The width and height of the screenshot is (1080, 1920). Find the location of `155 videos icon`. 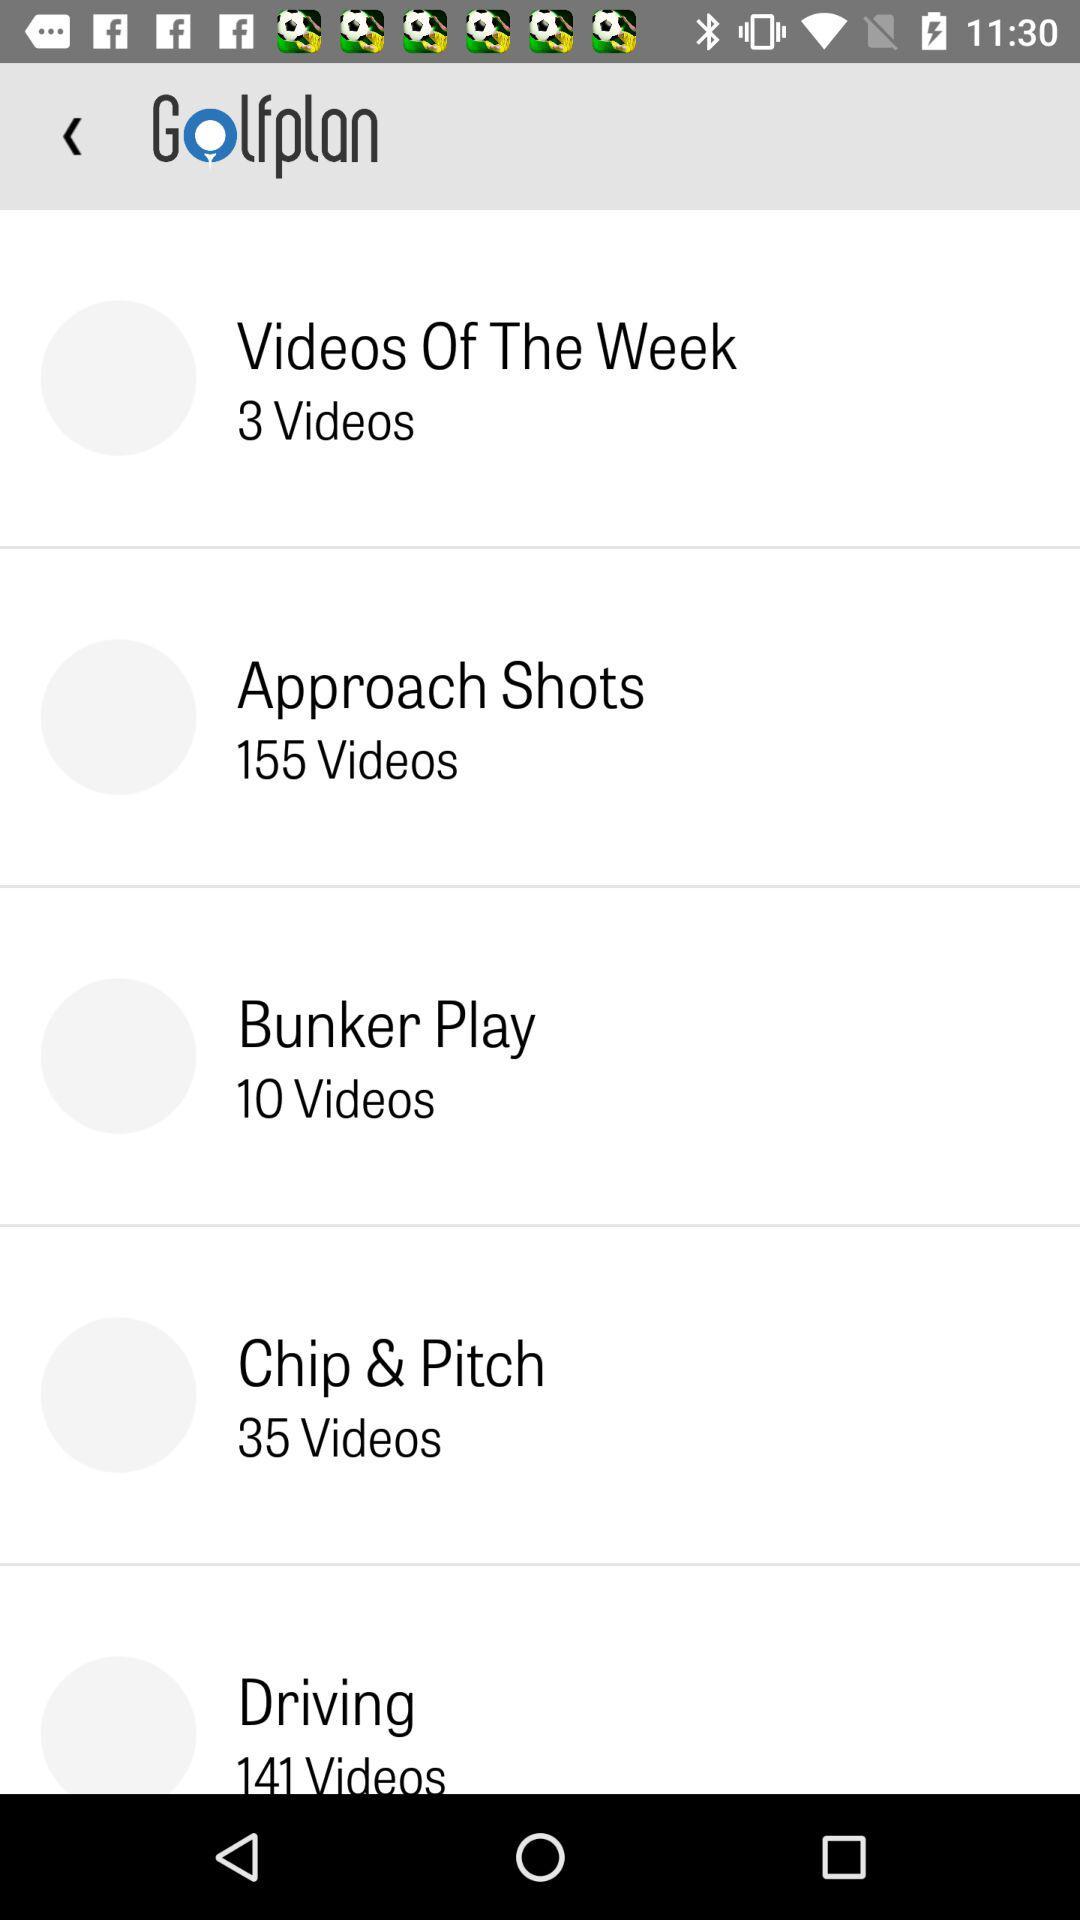

155 videos icon is located at coordinates (346, 756).